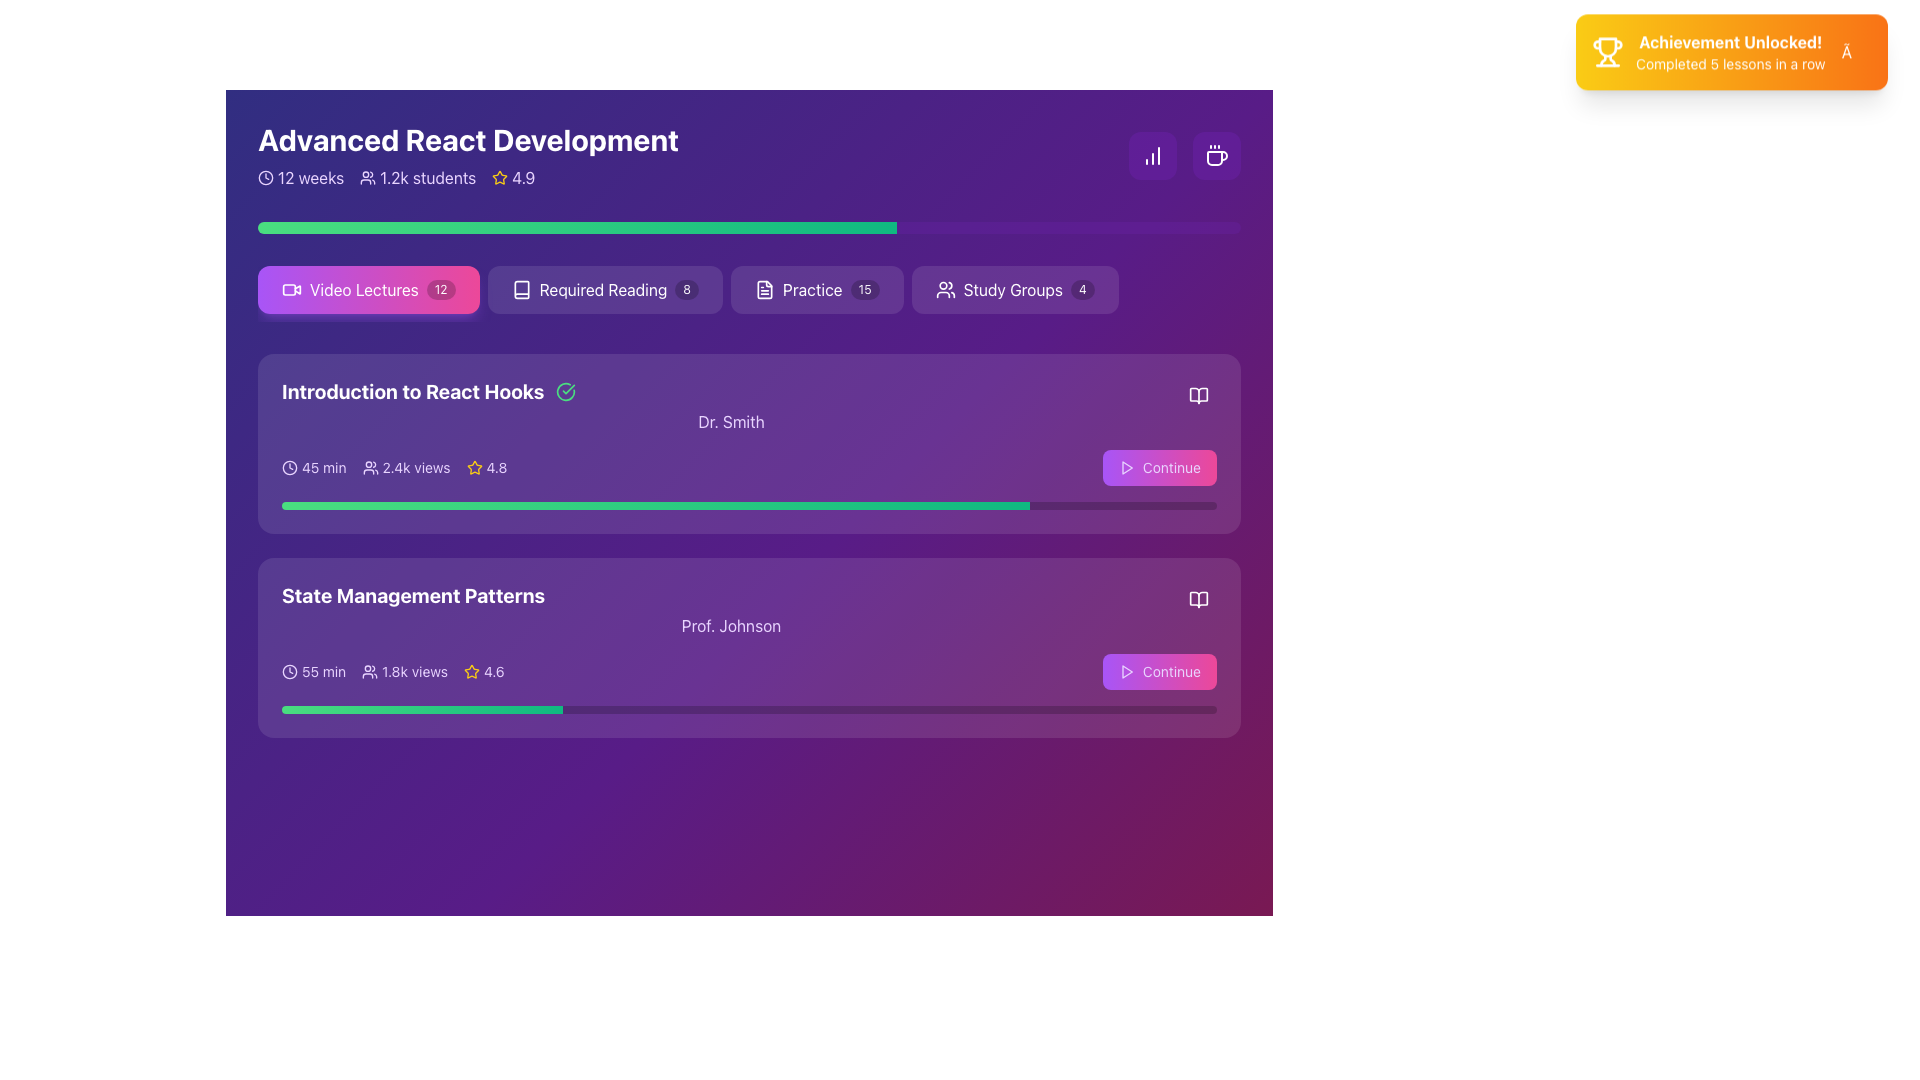 This screenshot has height=1080, width=1920. What do you see at coordinates (1199, 396) in the screenshot?
I see `the reading or literature icon located in the top right corner of the 'Introduction to React Hooks' card, adjacent to the 'Continue' button` at bounding box center [1199, 396].